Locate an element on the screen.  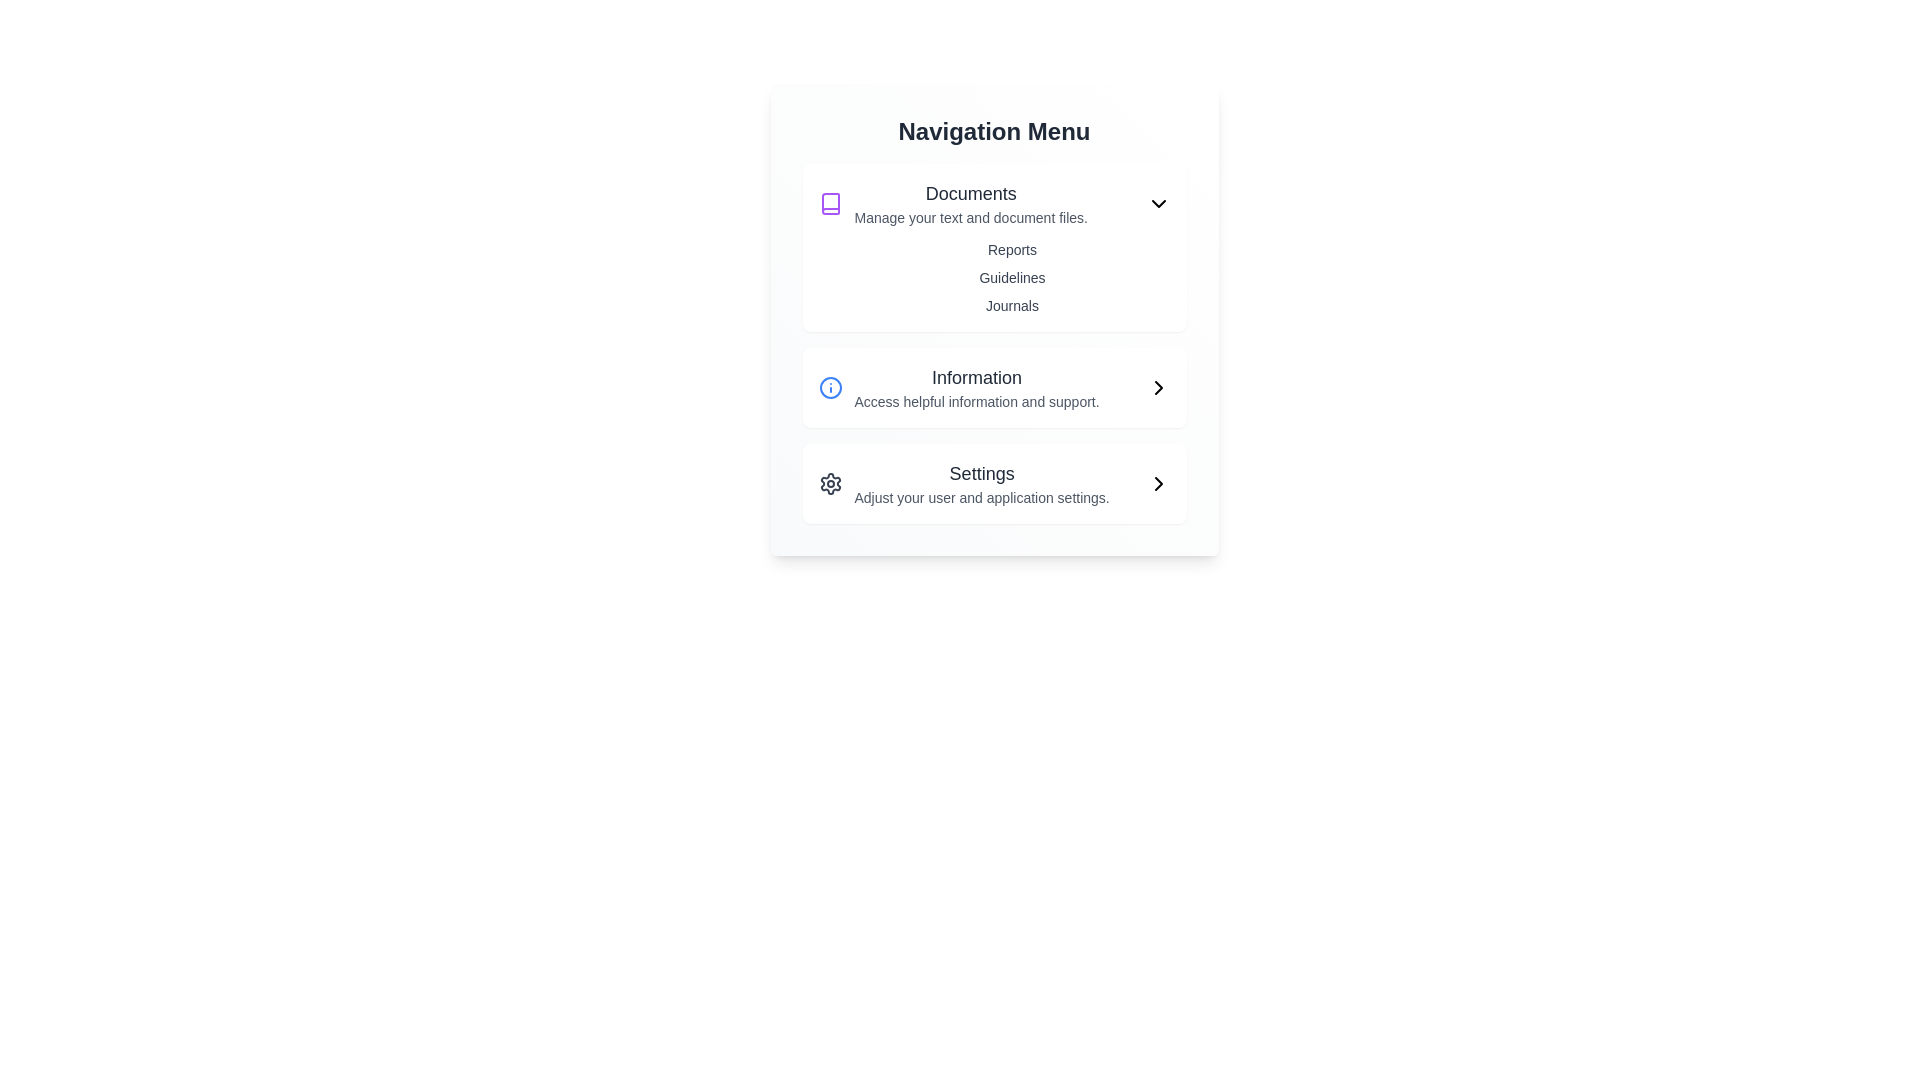
the graphical icon resembling a stylized book with a purple hue, located within the 'Documents' card in the navigation menu, to the left of the text label 'Documents' is located at coordinates (830, 204).